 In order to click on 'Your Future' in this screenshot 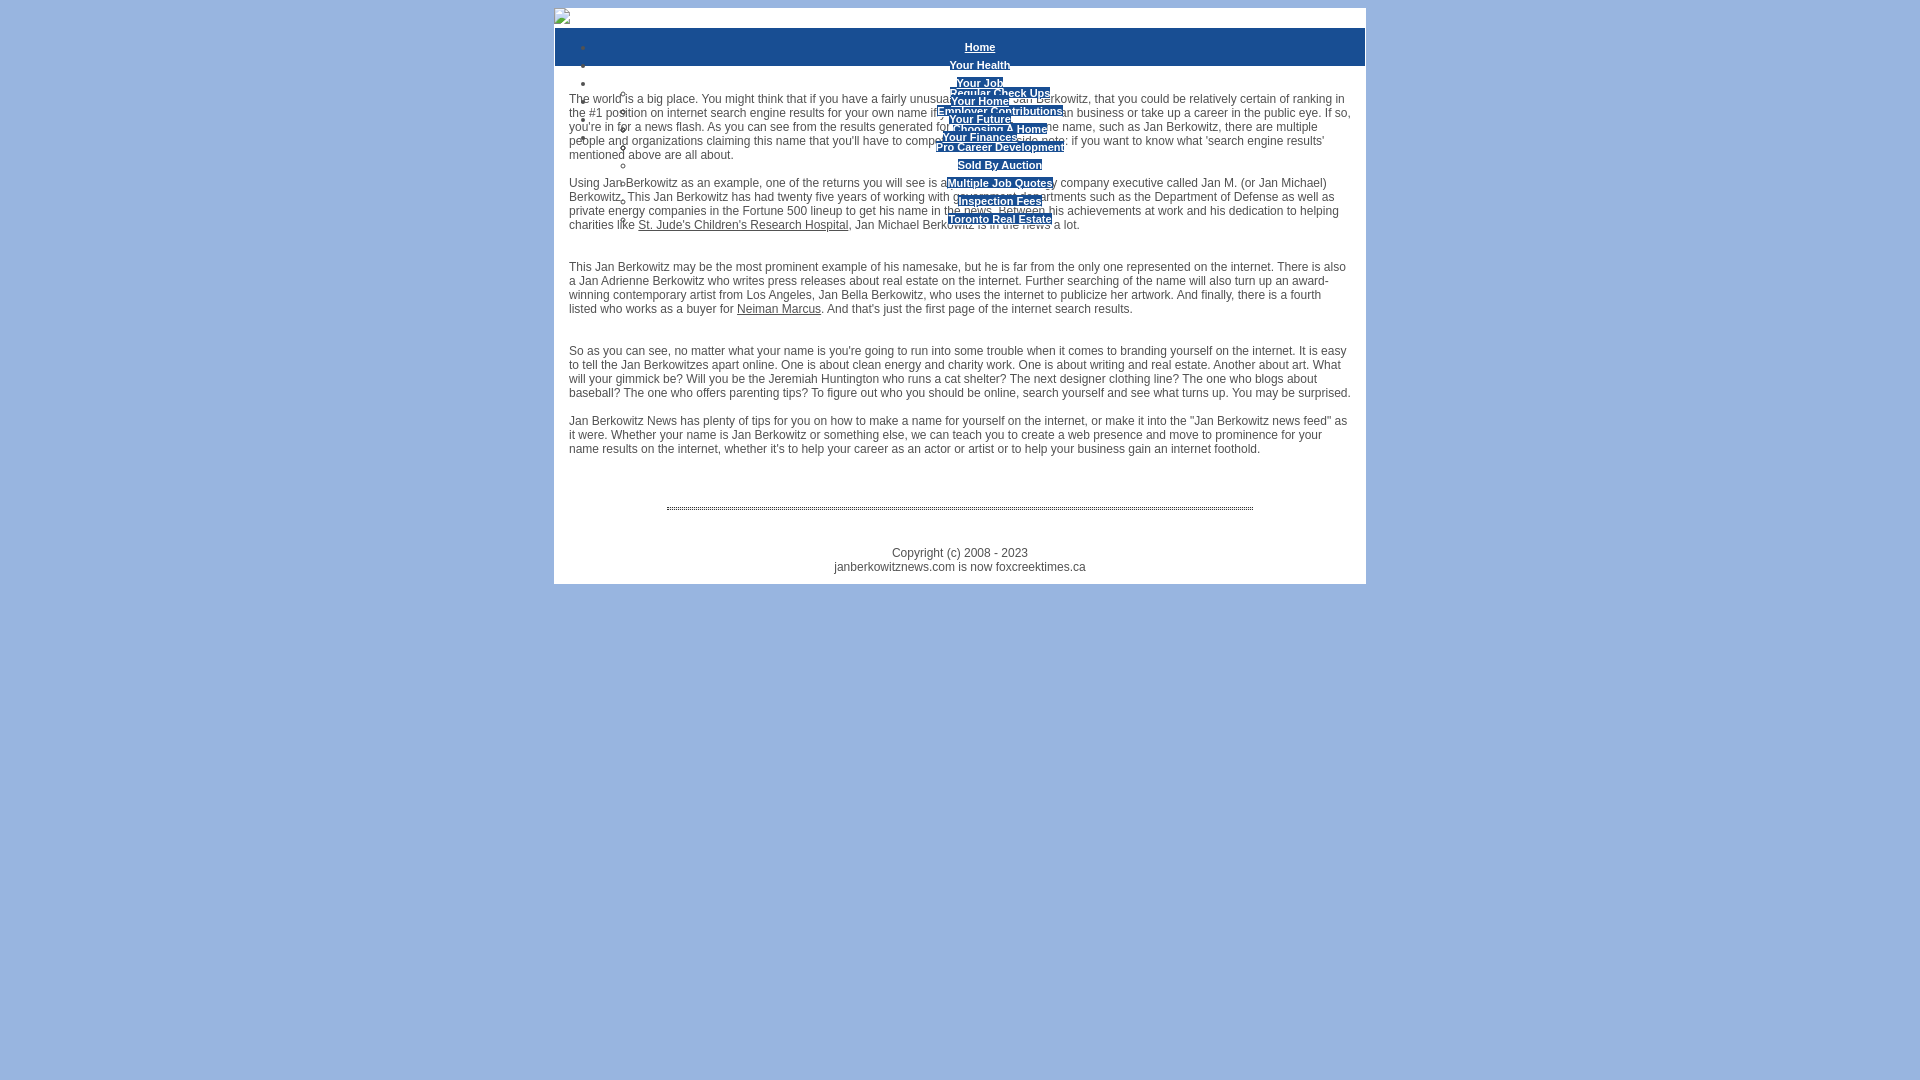, I will do `click(948, 119)`.